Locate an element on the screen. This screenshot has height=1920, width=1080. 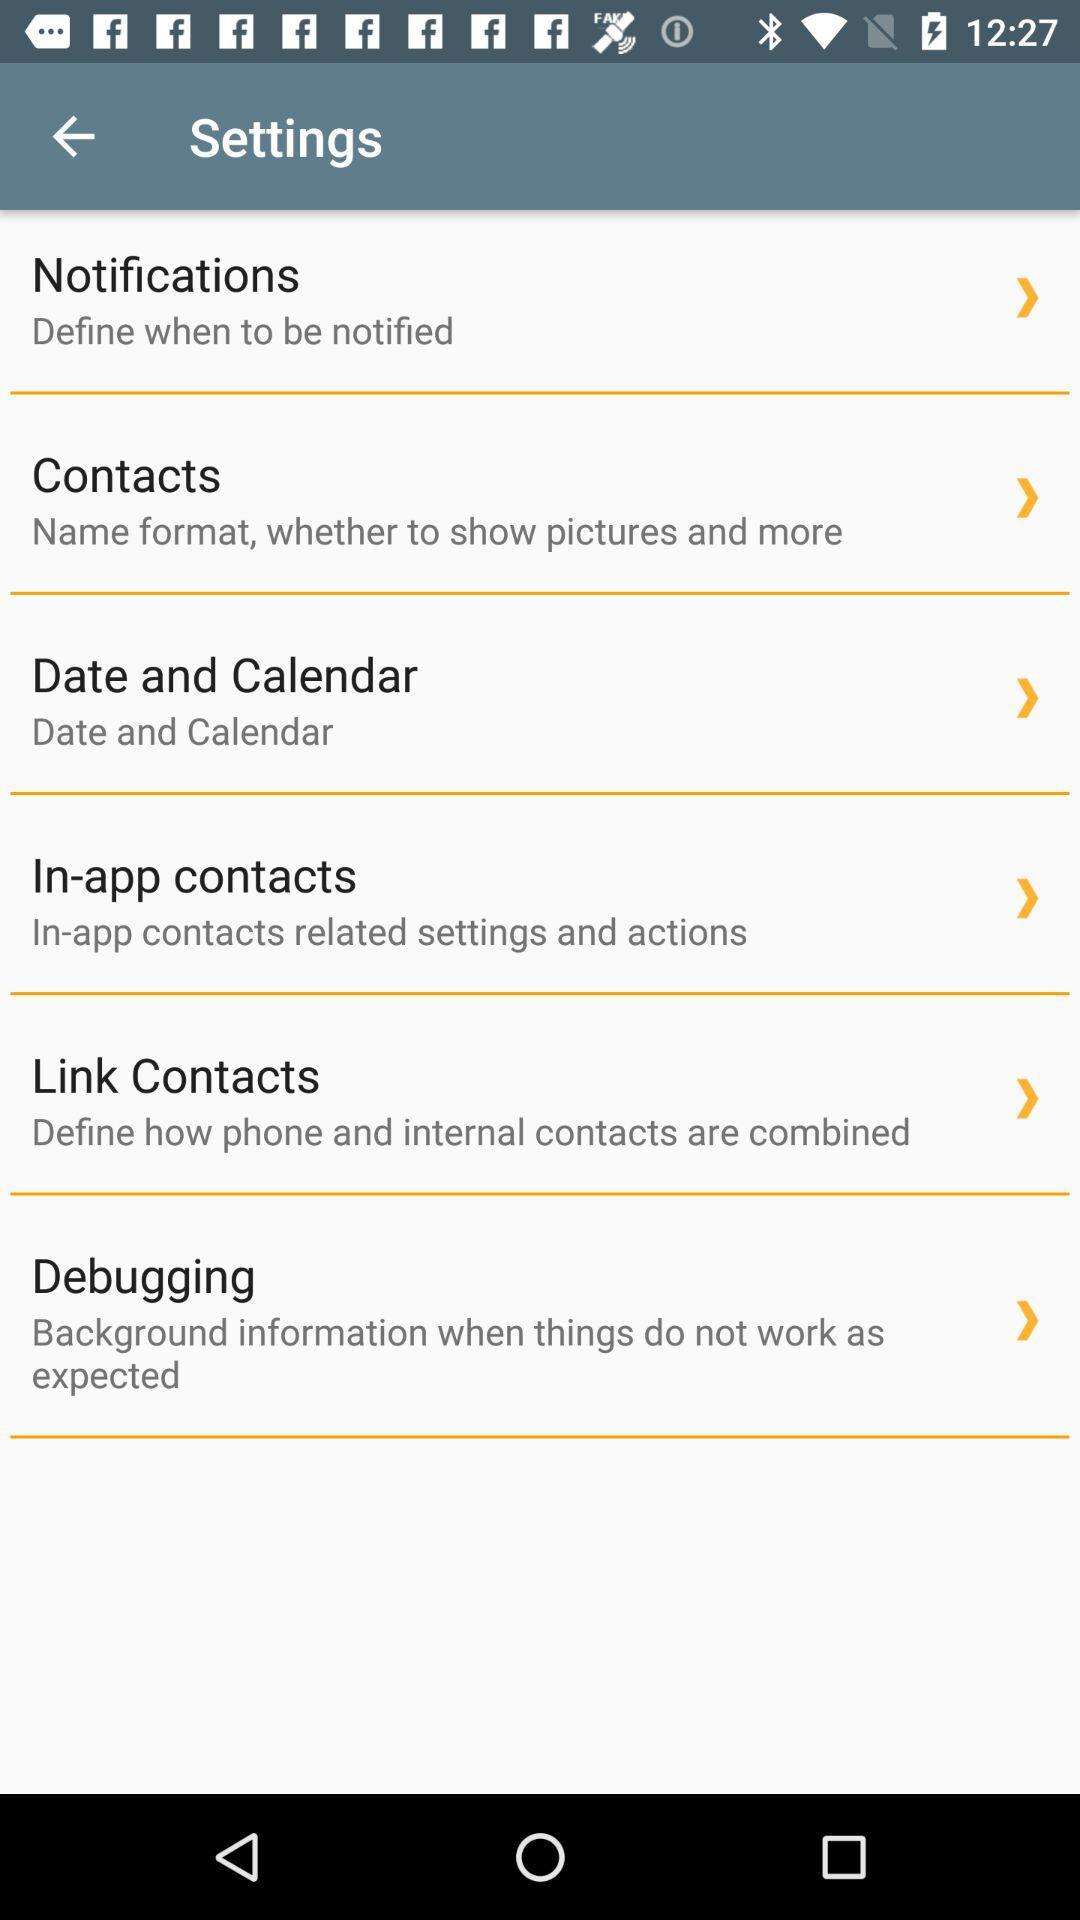
the icon to the left of settings icon is located at coordinates (72, 135).